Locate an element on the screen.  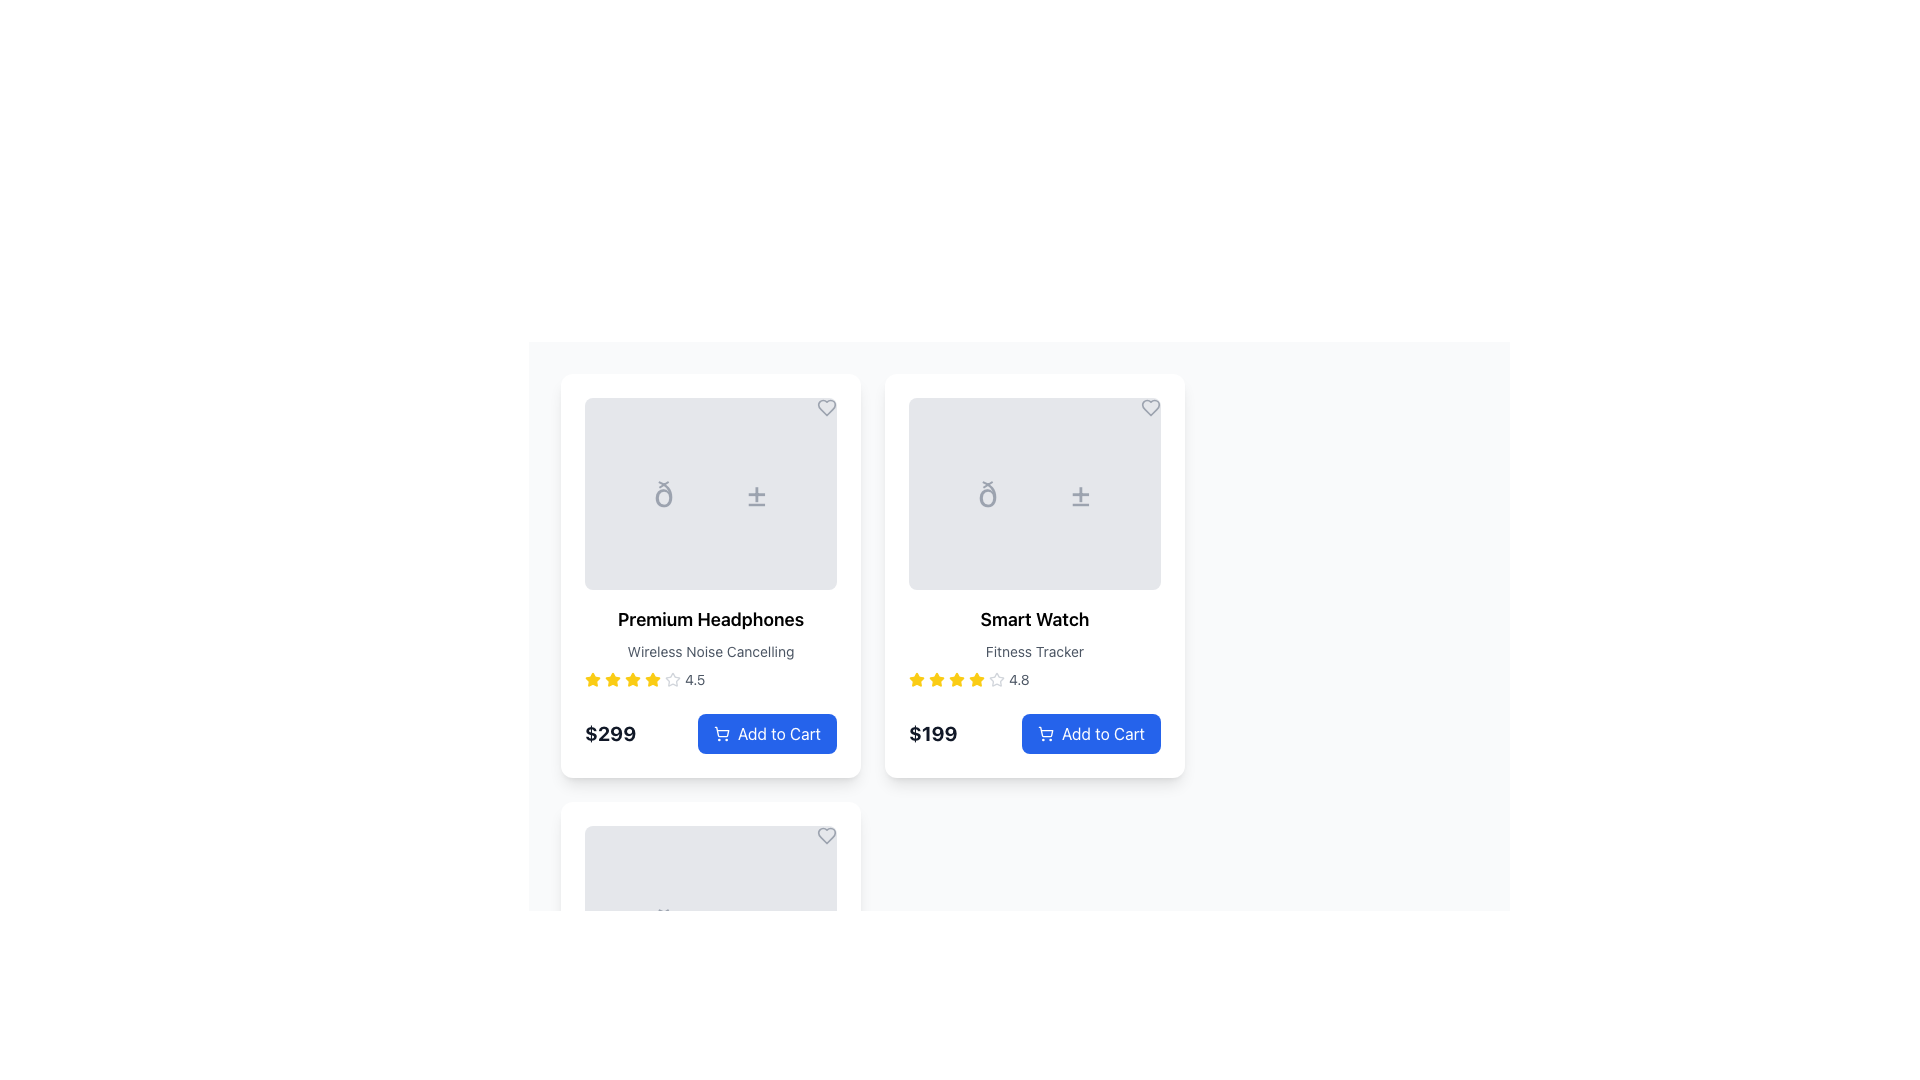
the 'Add to Cart' button with a blue background and white text located in the bottom-right corner of the 'Premium Headphones' card to change its background color is located at coordinates (766, 733).